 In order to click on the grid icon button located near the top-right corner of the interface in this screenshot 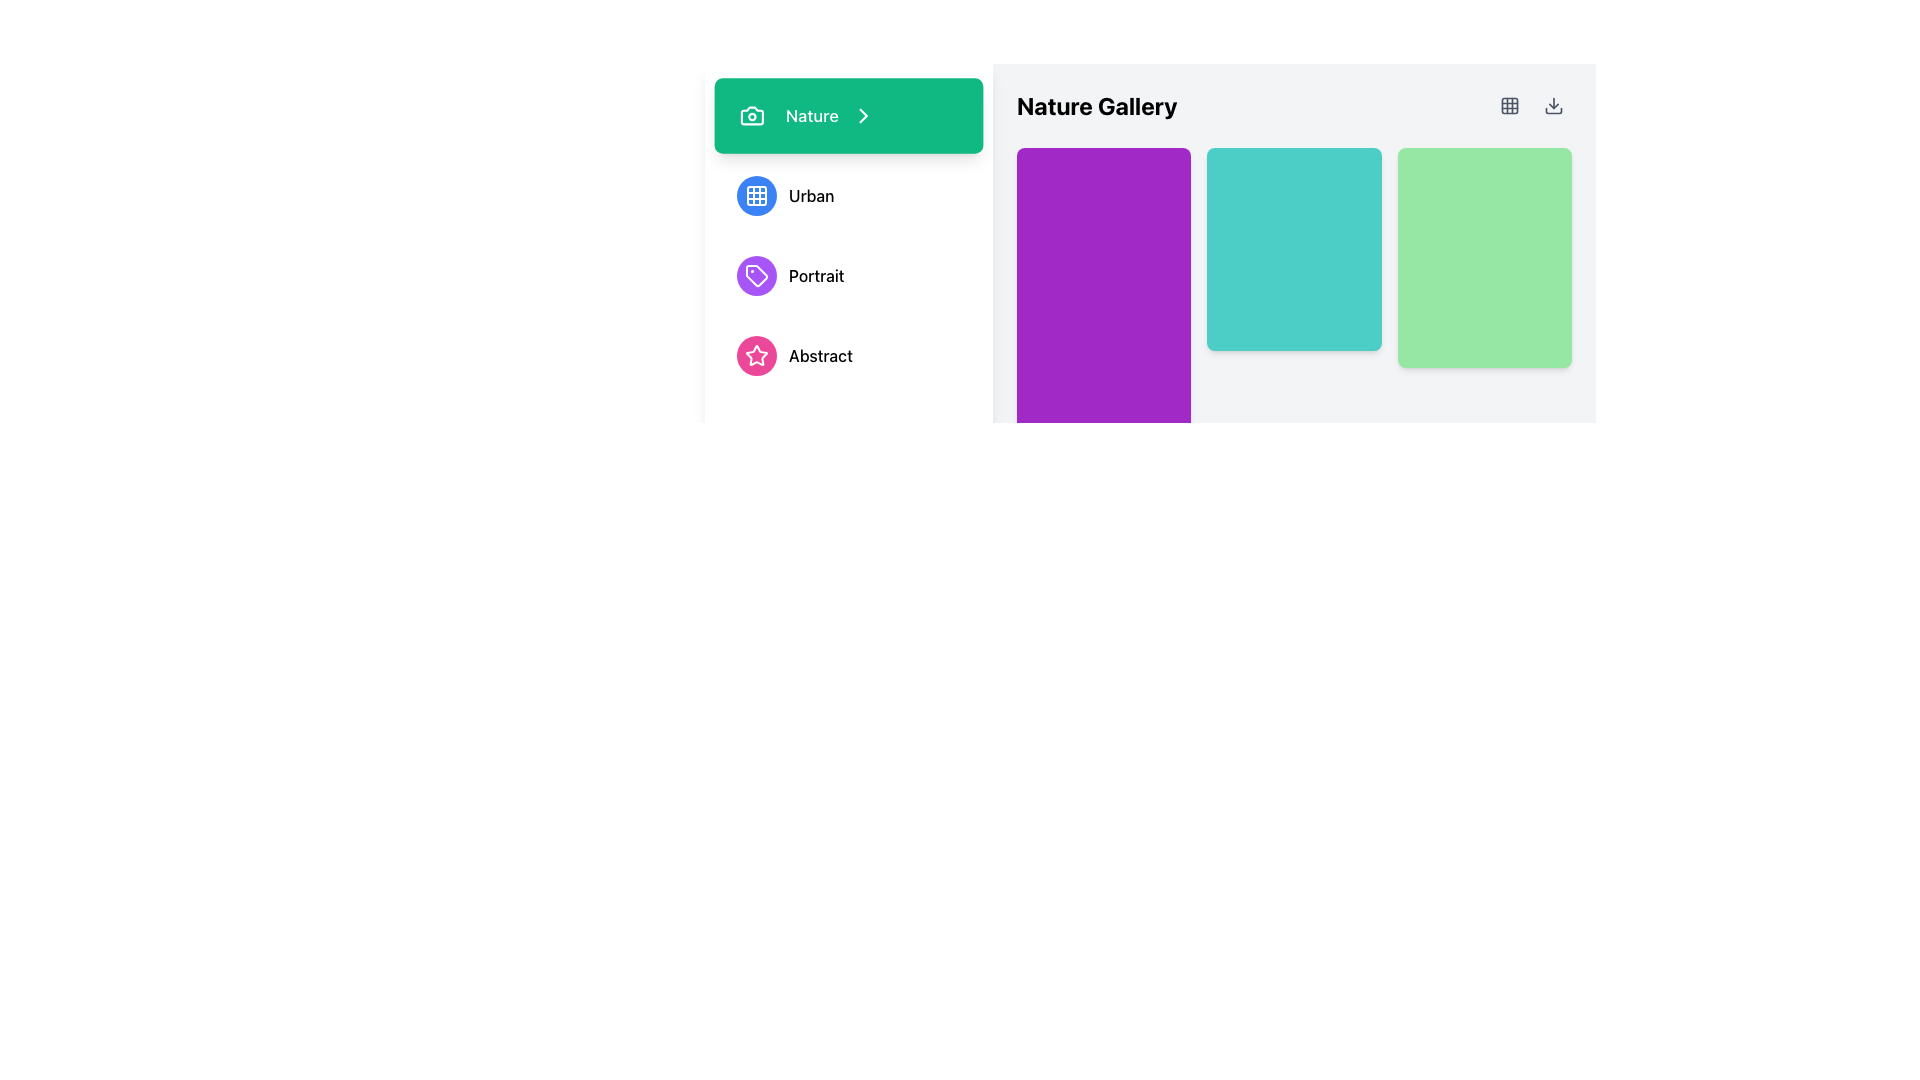, I will do `click(1510, 105)`.